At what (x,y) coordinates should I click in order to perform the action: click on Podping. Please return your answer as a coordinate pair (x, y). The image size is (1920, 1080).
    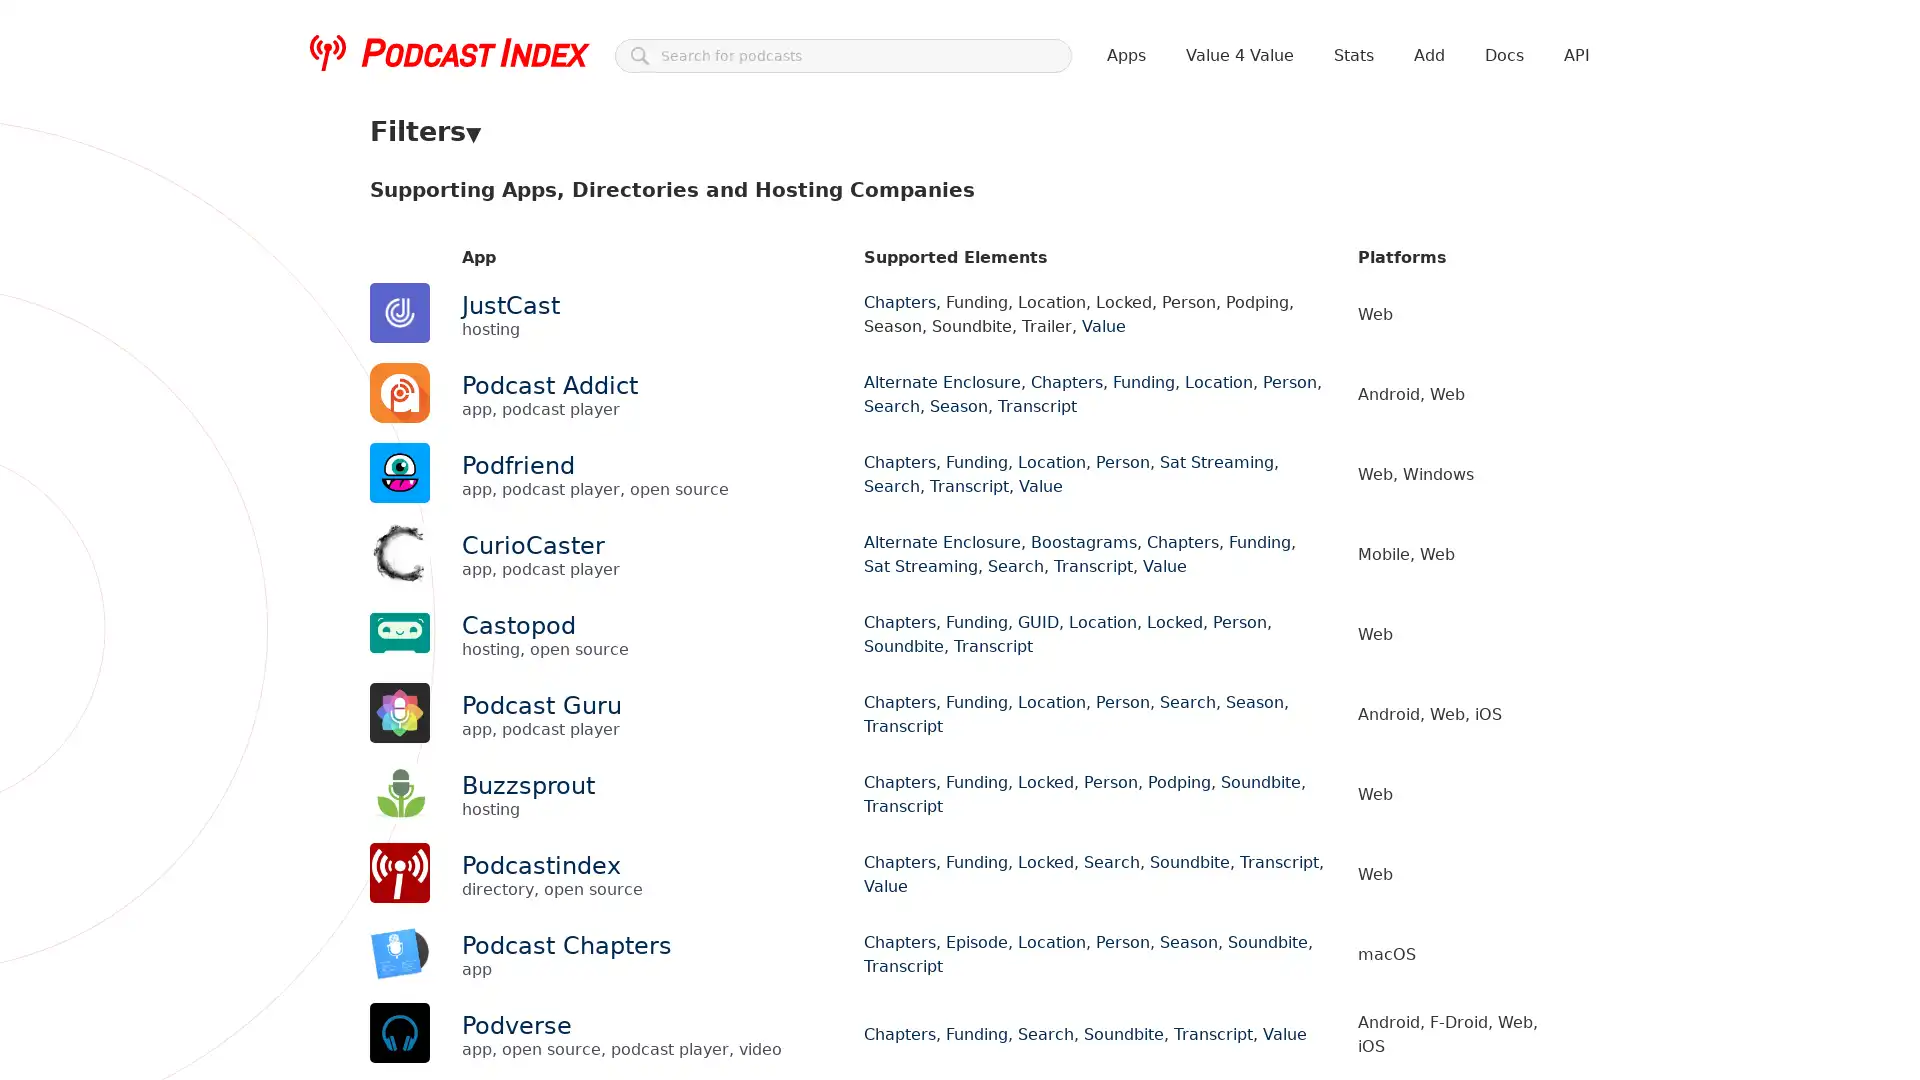
    Looking at the image, I should click on (1228, 302).